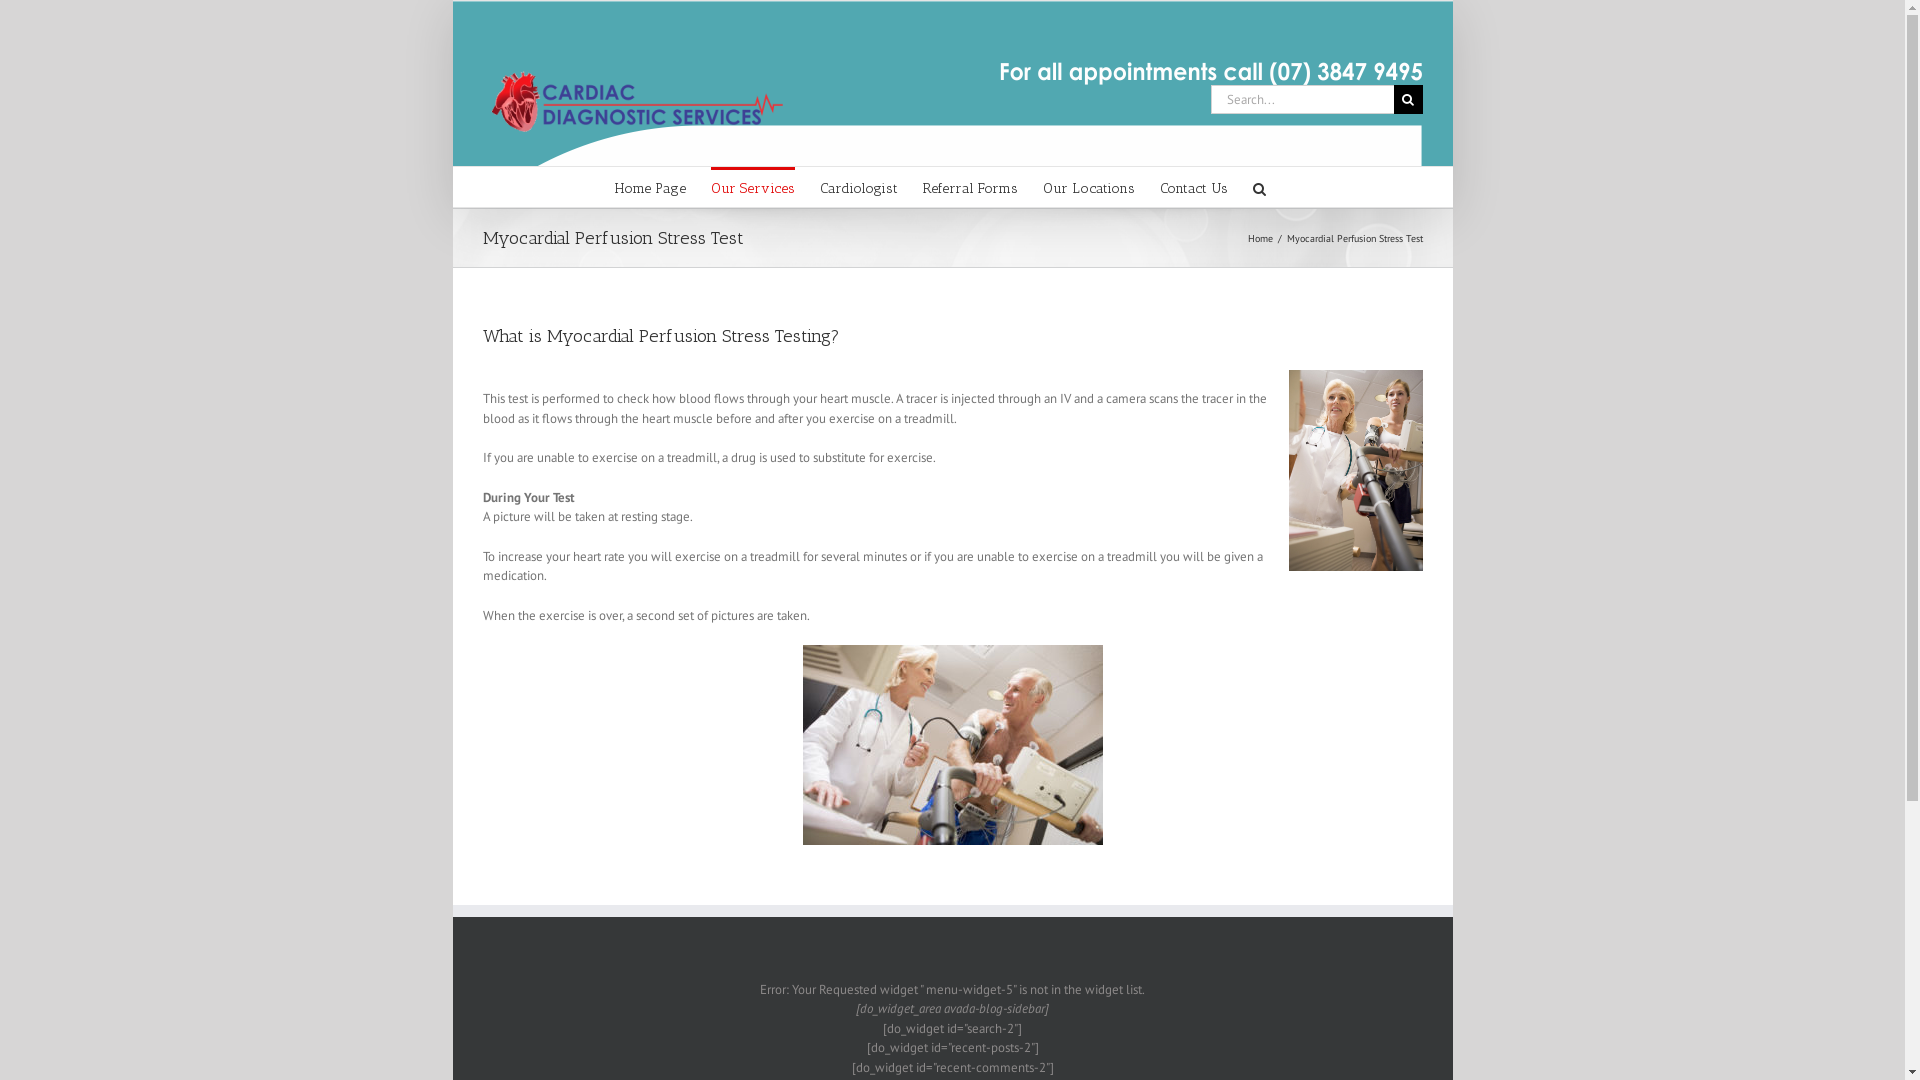  I want to click on 'Home', so click(1259, 237).